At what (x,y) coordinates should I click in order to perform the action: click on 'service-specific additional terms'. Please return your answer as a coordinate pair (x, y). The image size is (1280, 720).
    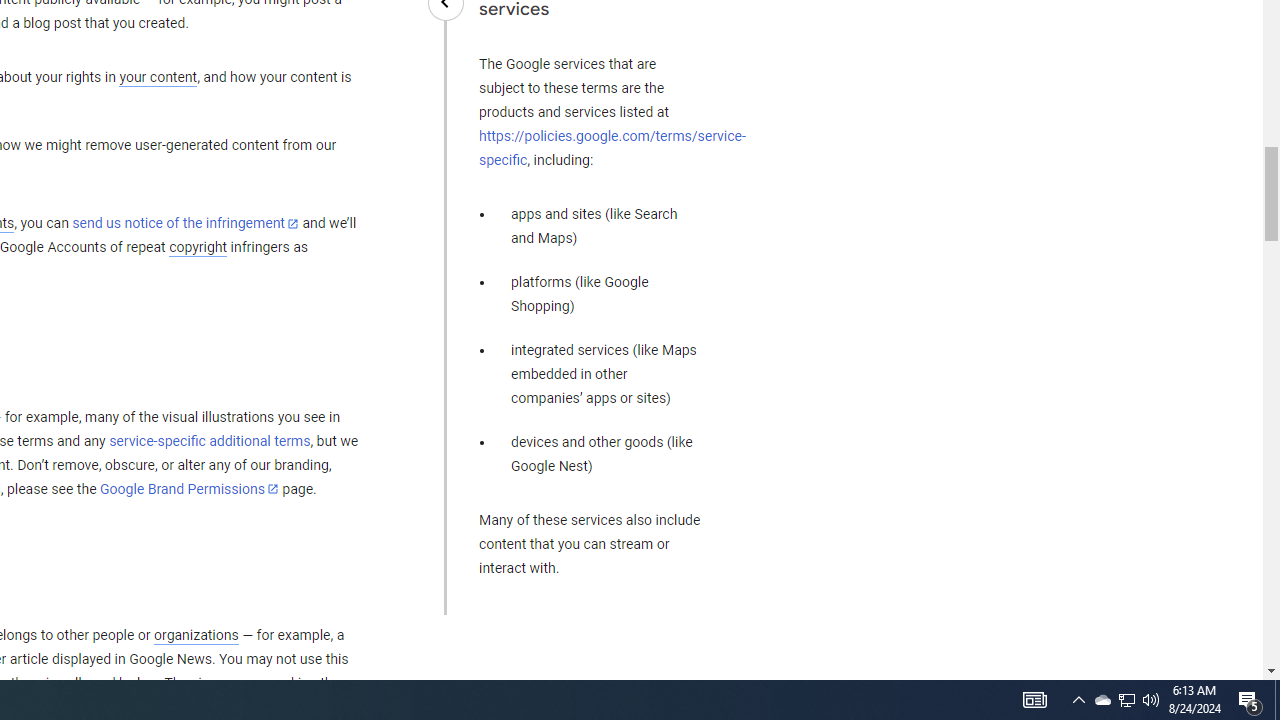
    Looking at the image, I should click on (209, 440).